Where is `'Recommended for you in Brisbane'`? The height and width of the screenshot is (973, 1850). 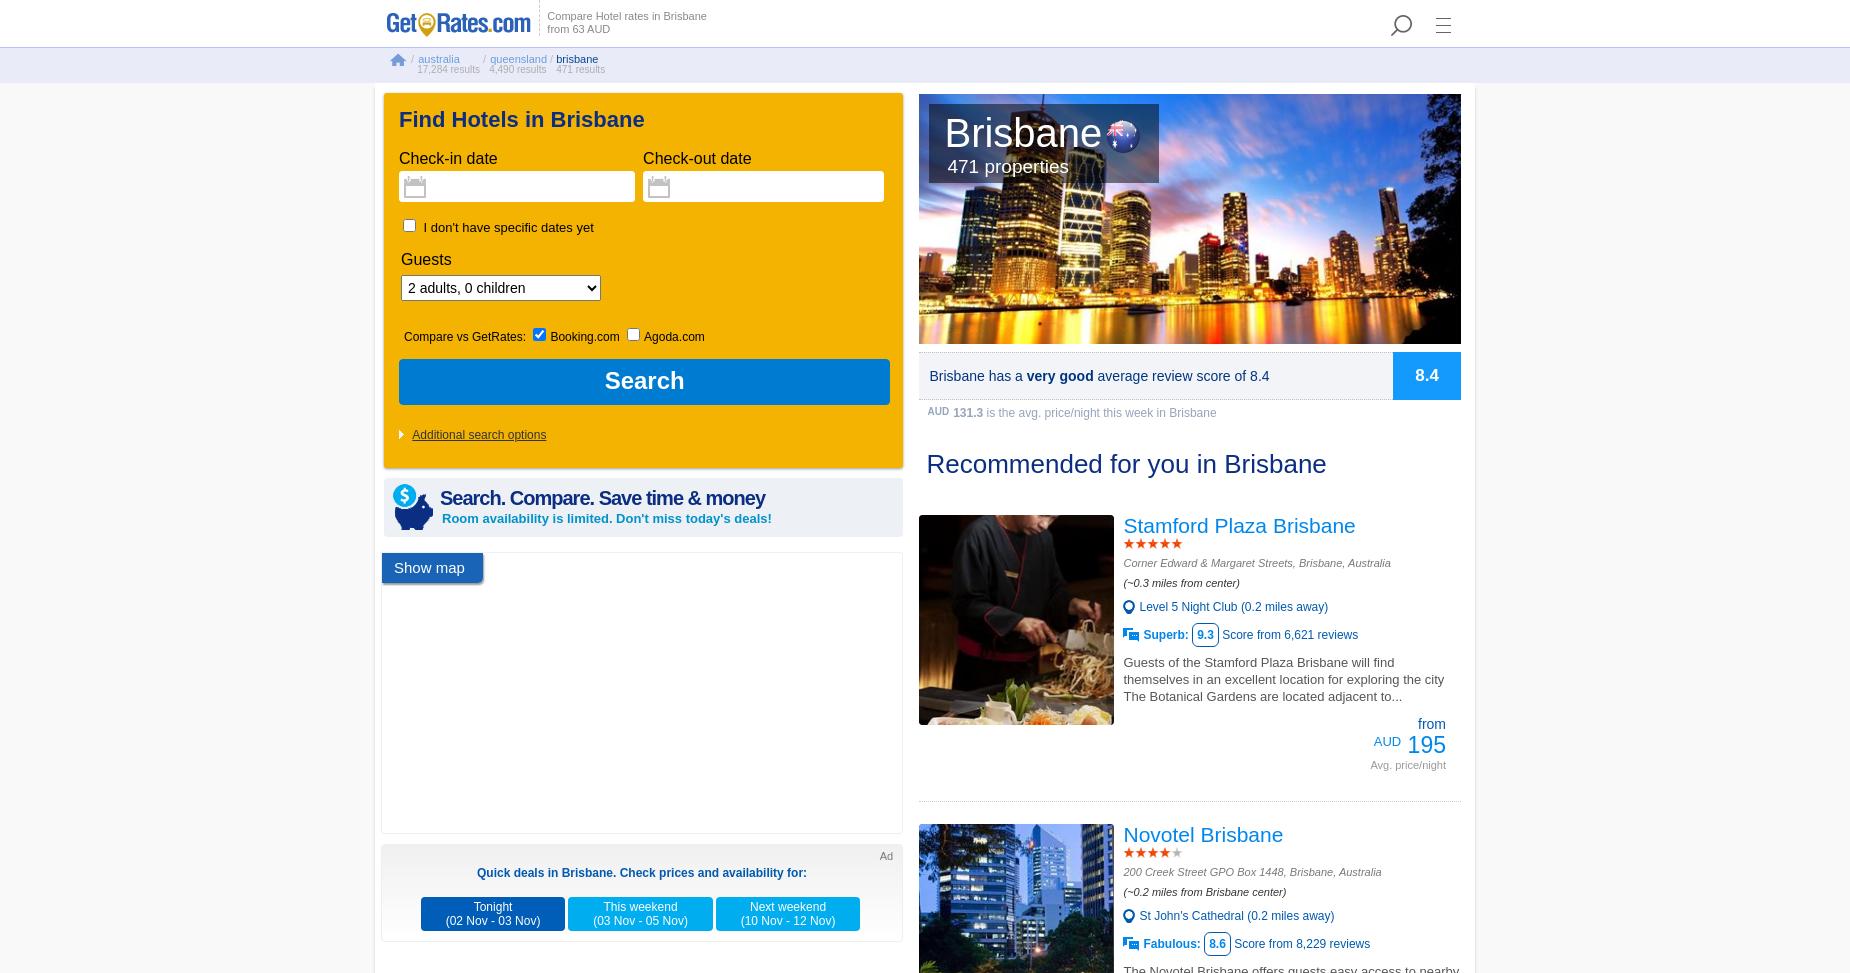
'Recommended for you in Brisbane' is located at coordinates (1124, 464).